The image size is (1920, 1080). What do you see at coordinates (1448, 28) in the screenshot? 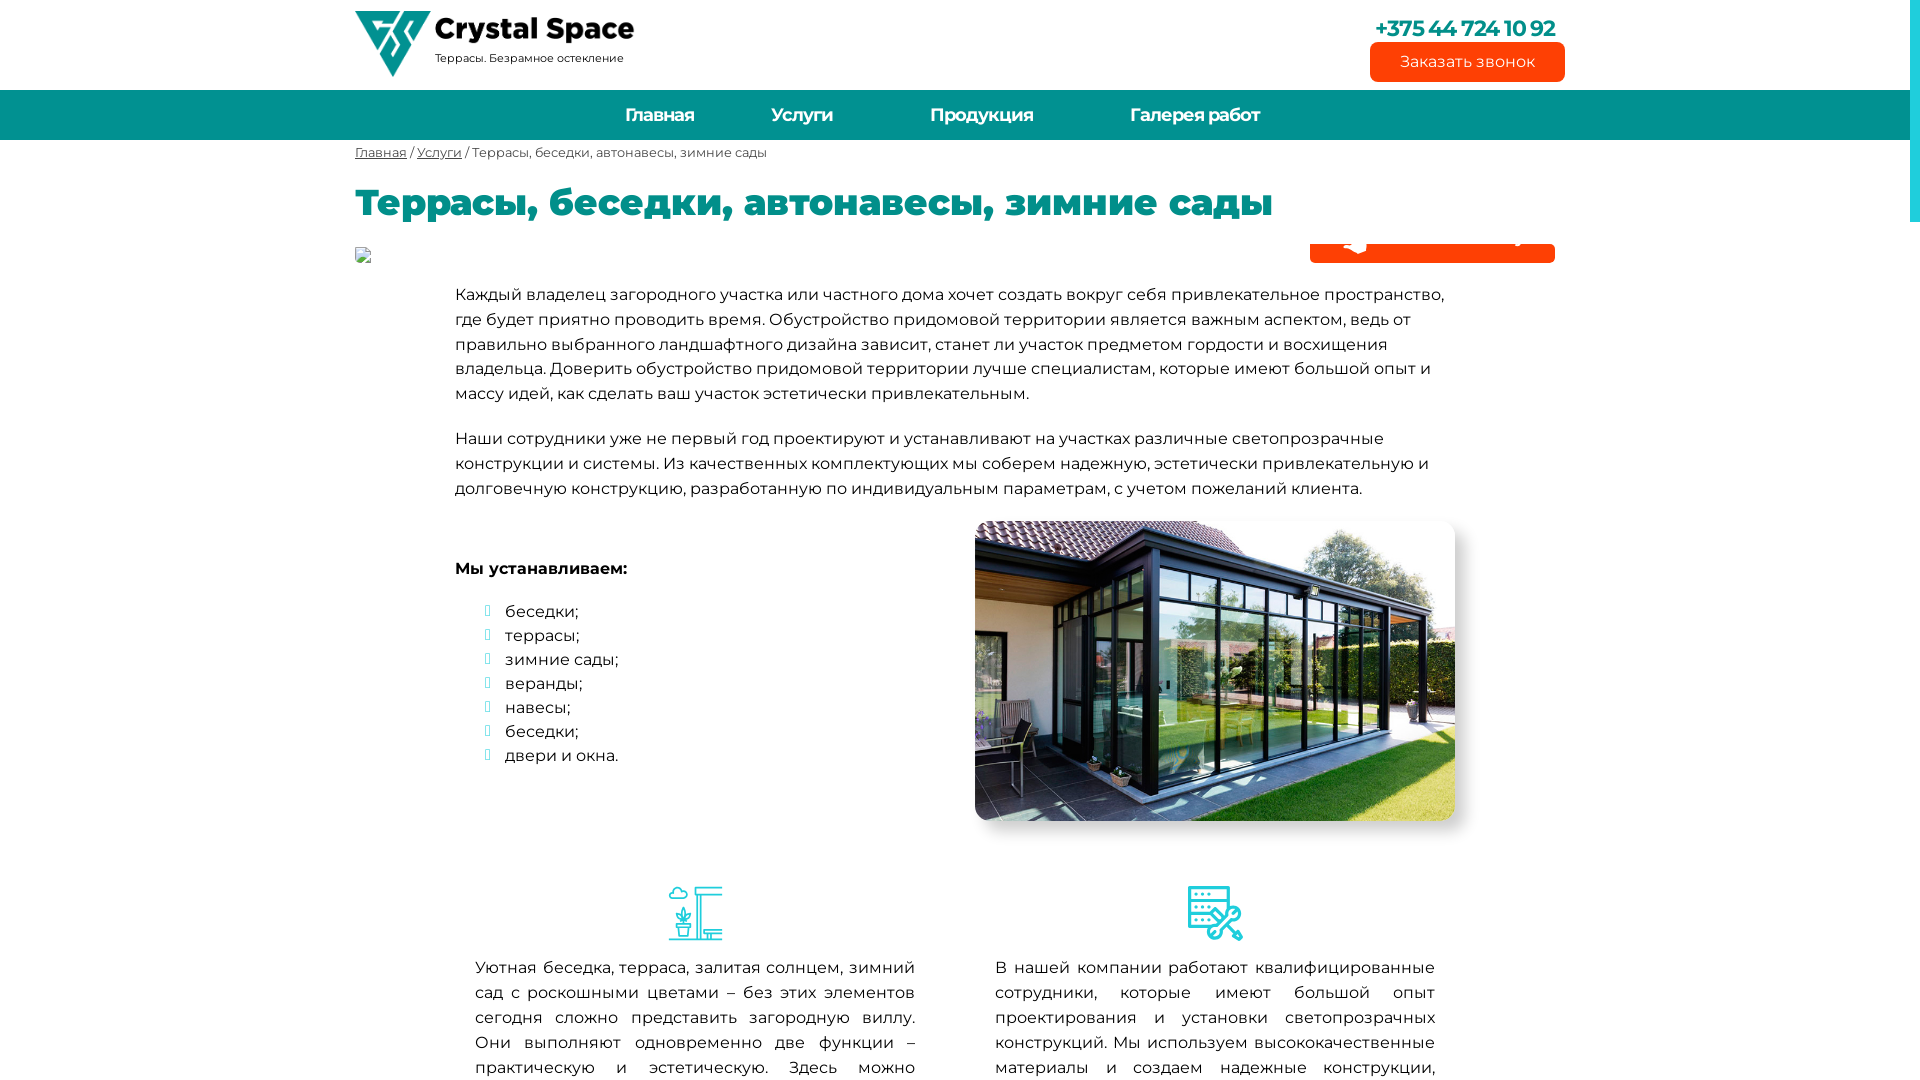
I see `'+375 44 724 10 92'` at bounding box center [1448, 28].